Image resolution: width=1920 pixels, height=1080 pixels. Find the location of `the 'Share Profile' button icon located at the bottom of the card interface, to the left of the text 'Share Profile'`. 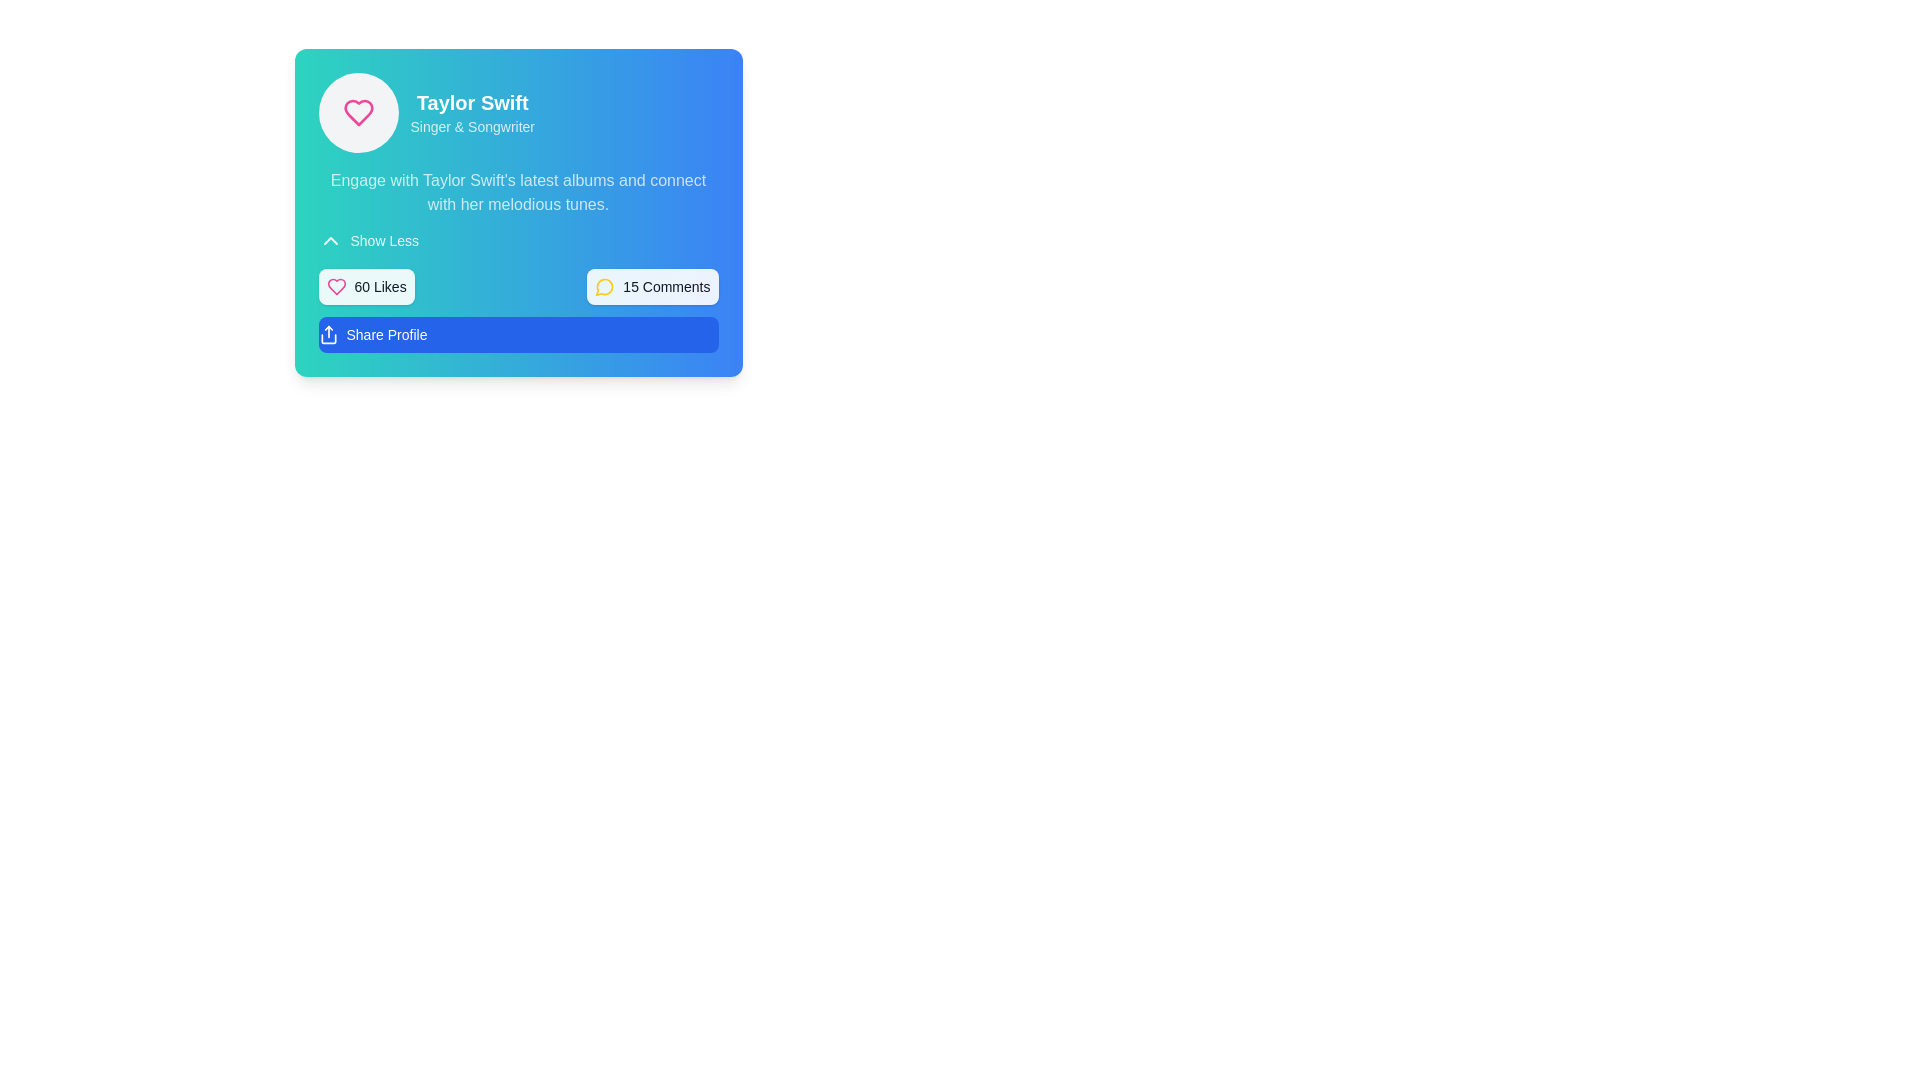

the 'Share Profile' button icon located at the bottom of the card interface, to the left of the text 'Share Profile' is located at coordinates (328, 334).